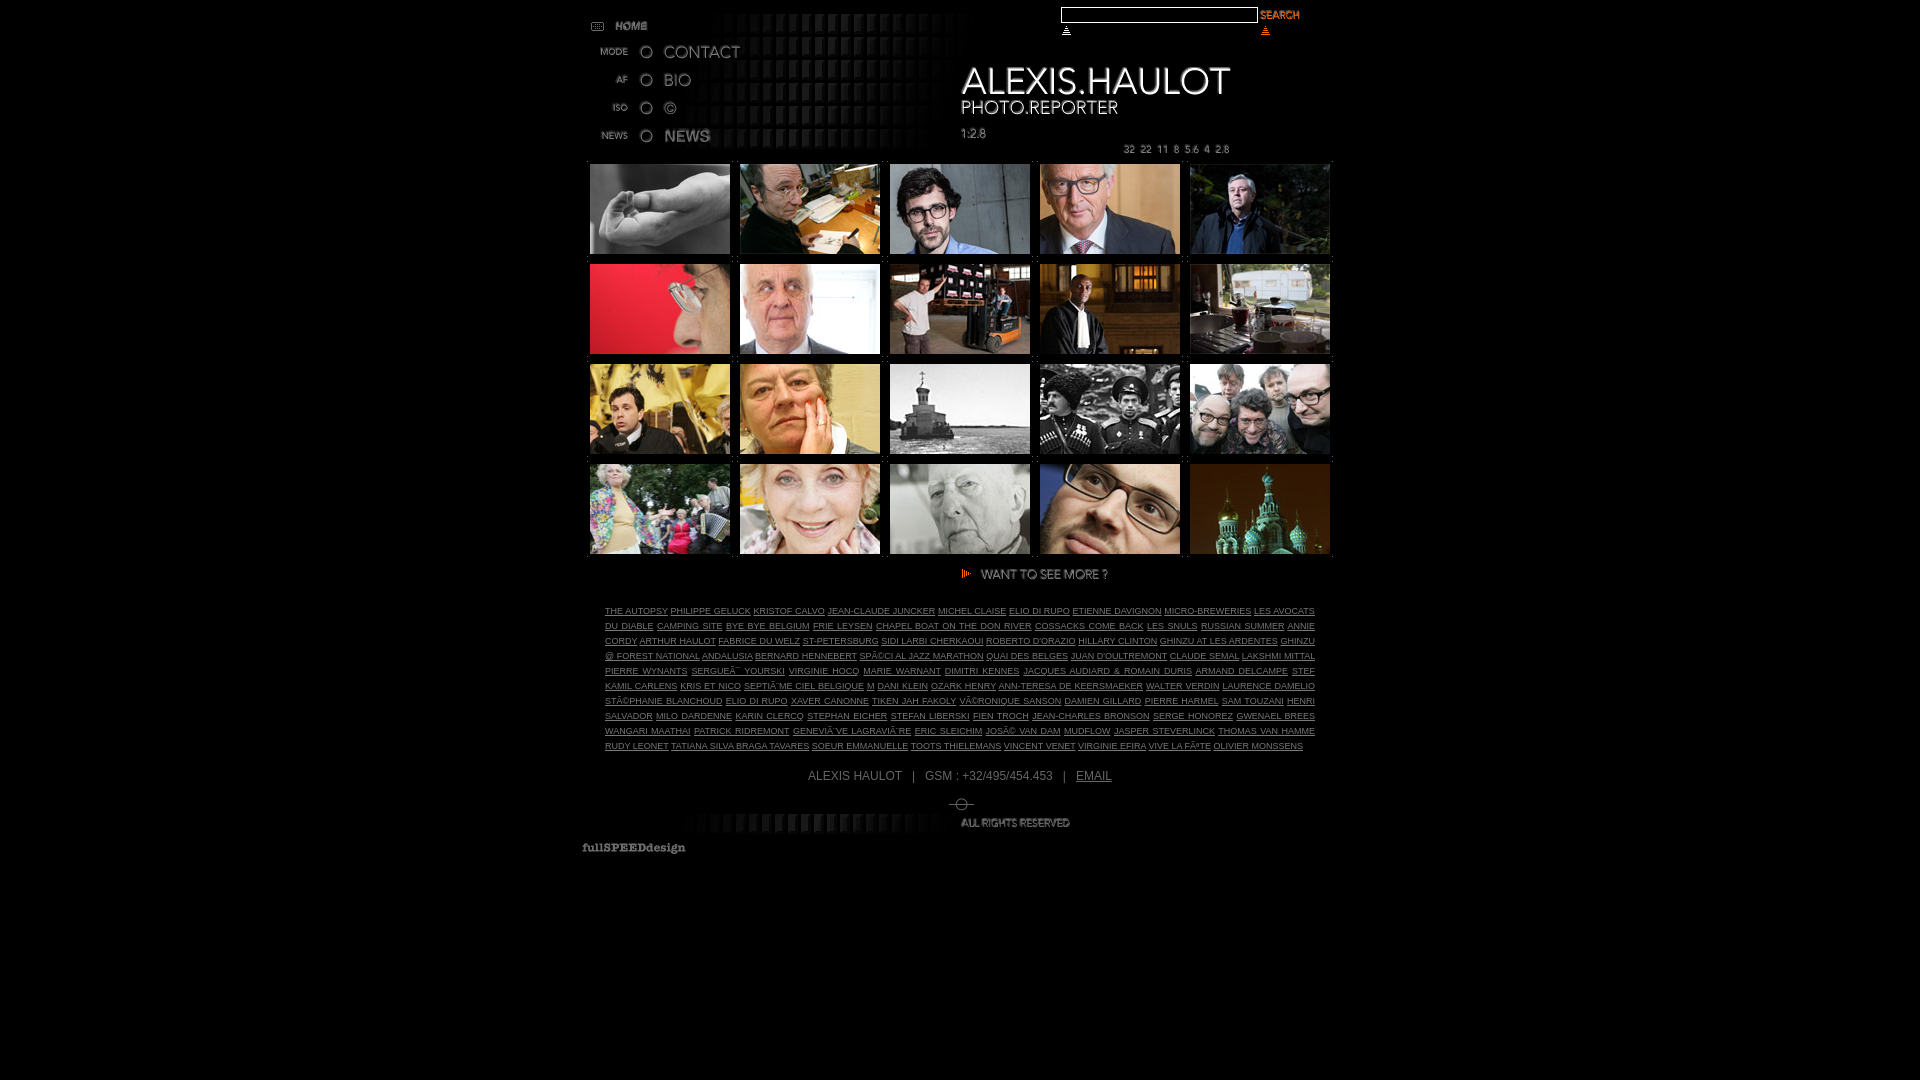 The width and height of the screenshot is (1920, 1080). Describe the element at coordinates (881, 609) in the screenshot. I see `'JEAN-CLAUDE JUNCKER'` at that location.